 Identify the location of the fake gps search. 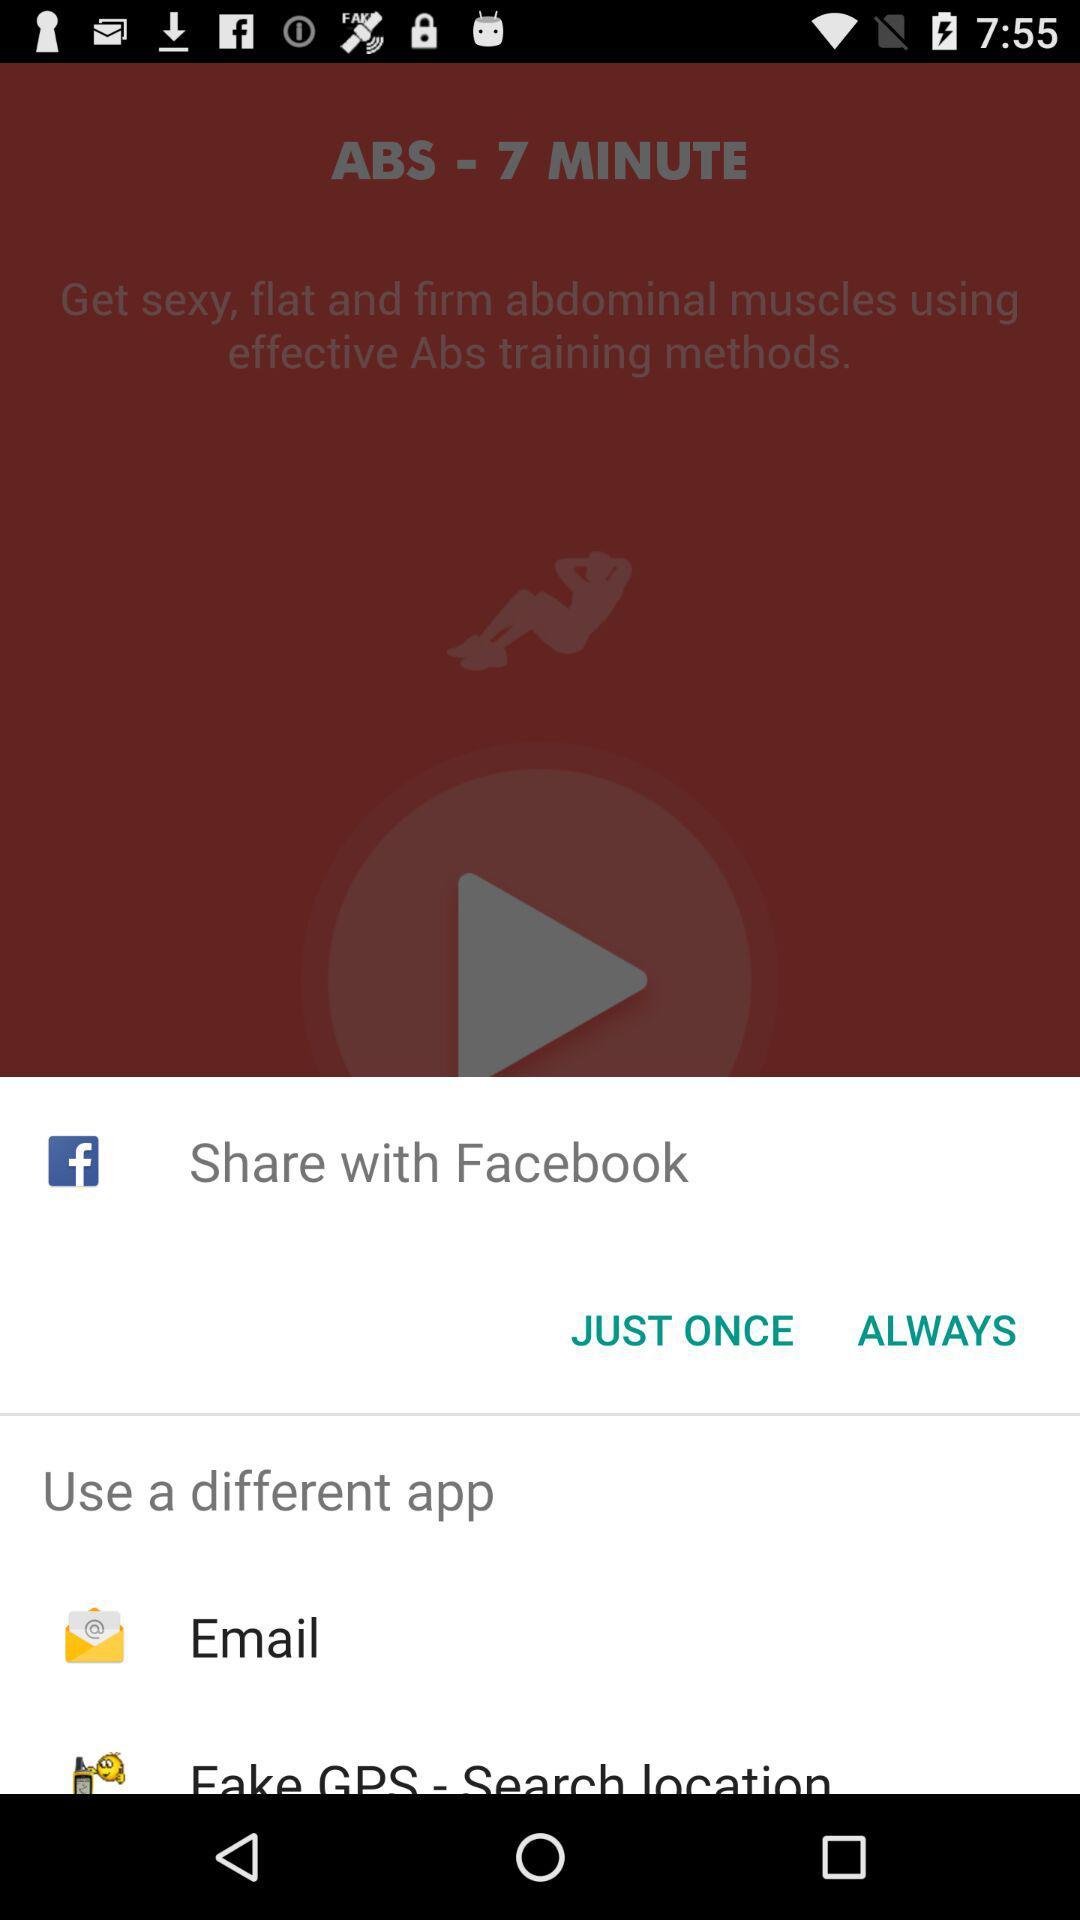
(510, 1770).